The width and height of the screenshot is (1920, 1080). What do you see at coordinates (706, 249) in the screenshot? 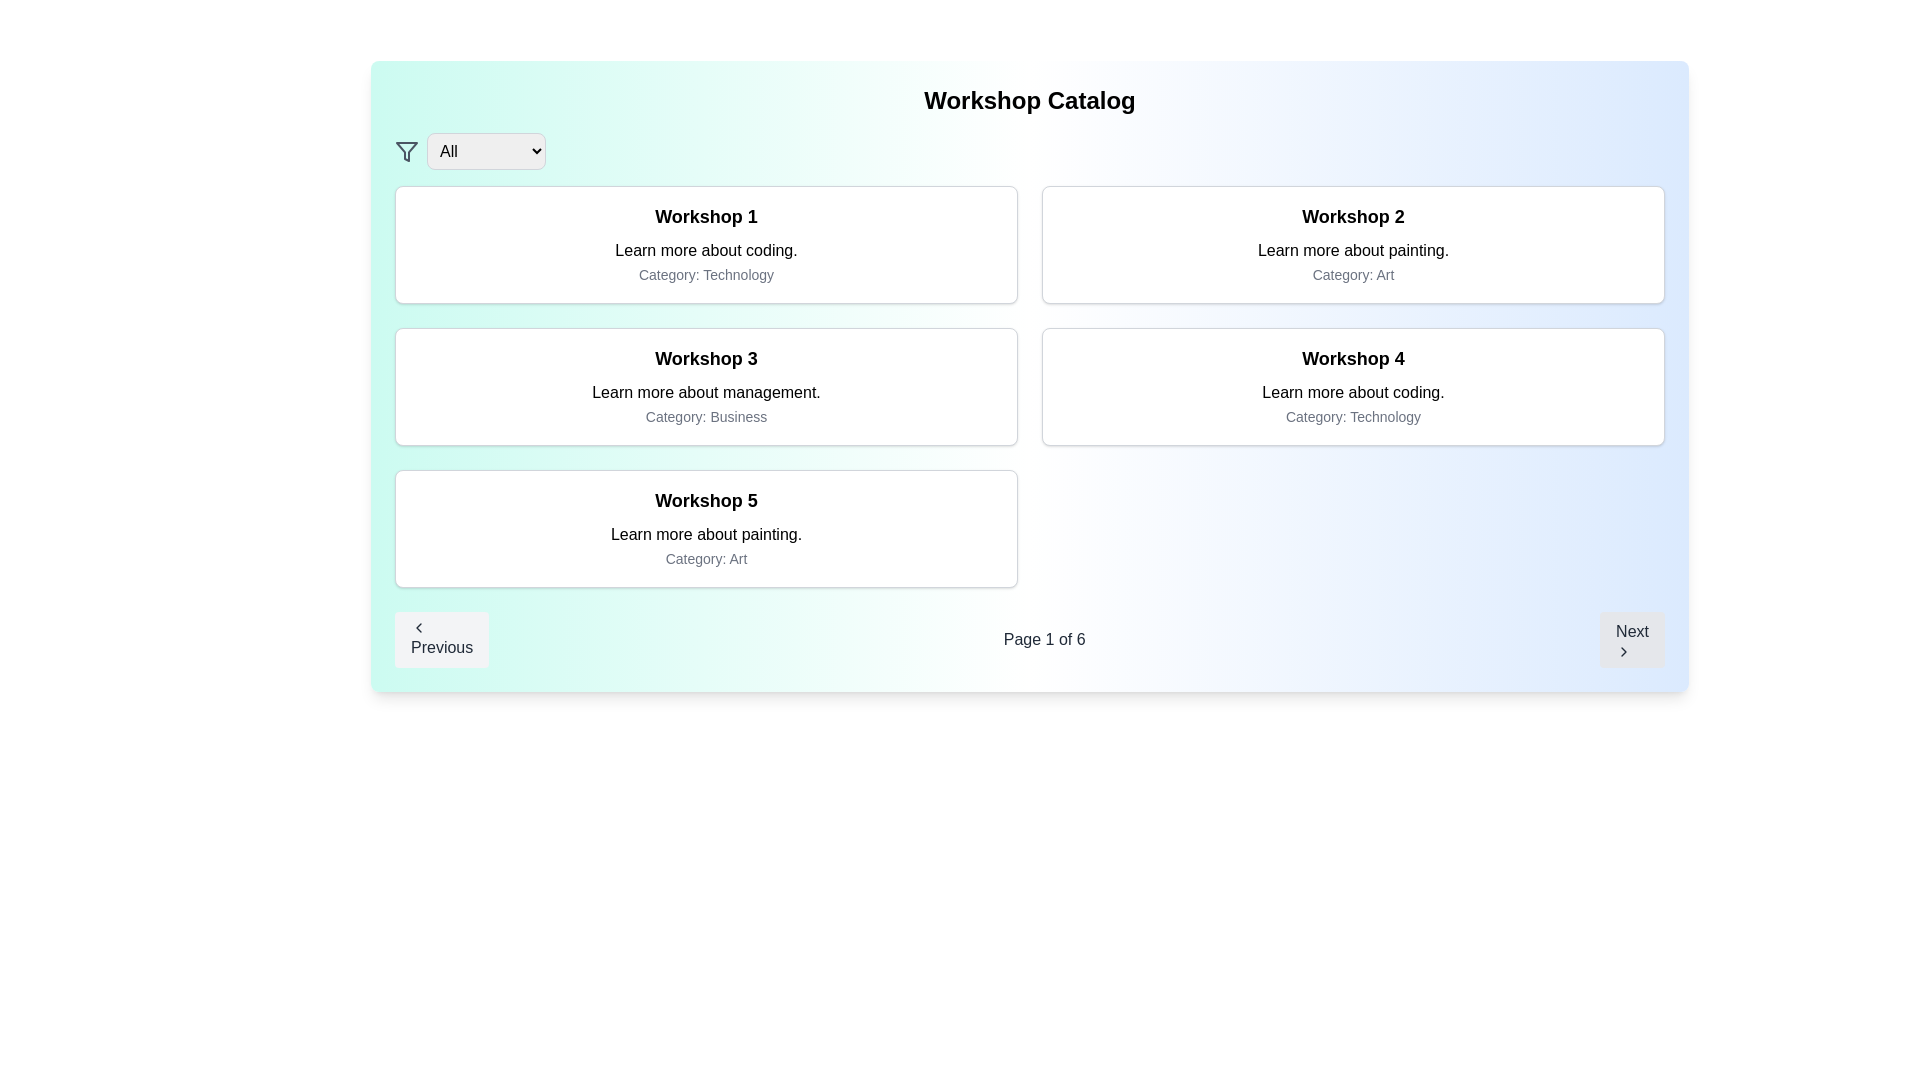
I see `the descriptive Text label that provides information about the workshop, located in the first card of the grid structure, between the 'Workshop 1' heading and the 'Category: Technology' label` at bounding box center [706, 249].